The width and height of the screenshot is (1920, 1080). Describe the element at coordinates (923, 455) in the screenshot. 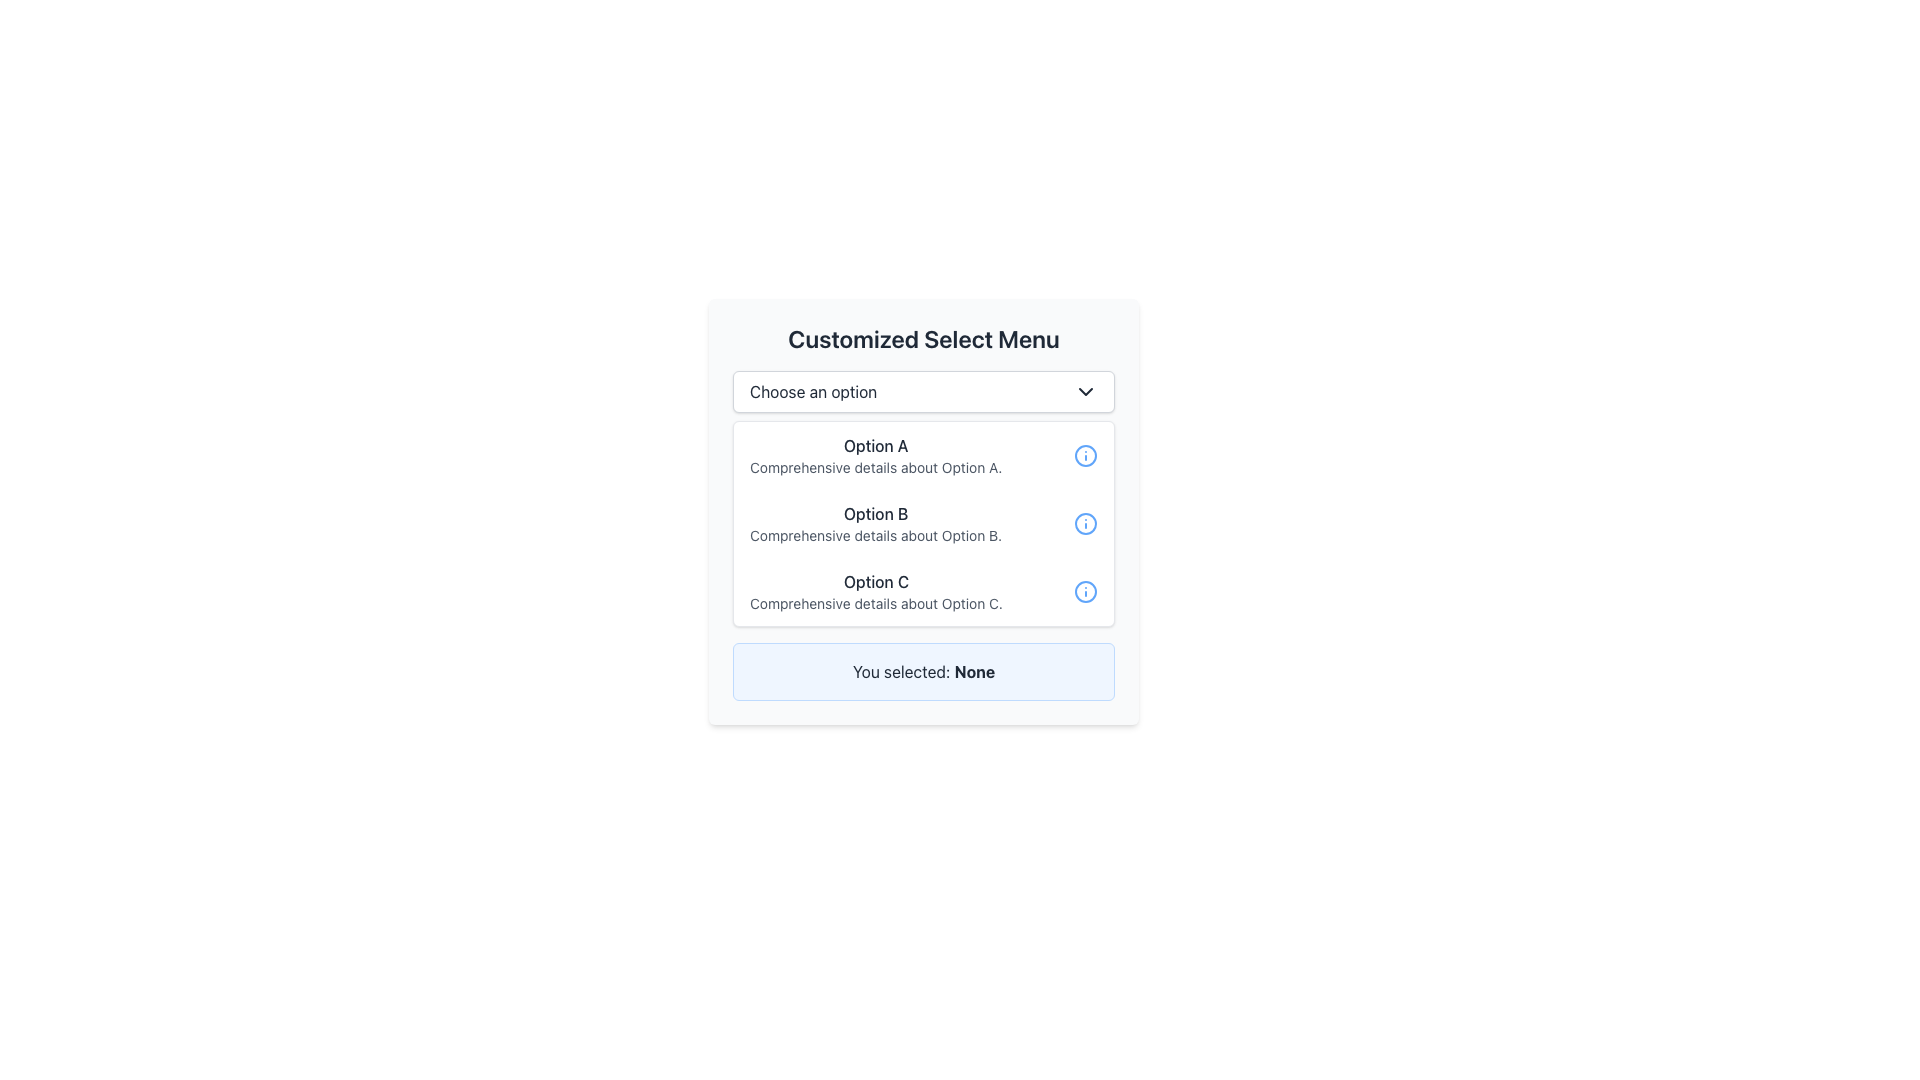

I see `the first list item 'Option A' in the dropdown menu` at that location.